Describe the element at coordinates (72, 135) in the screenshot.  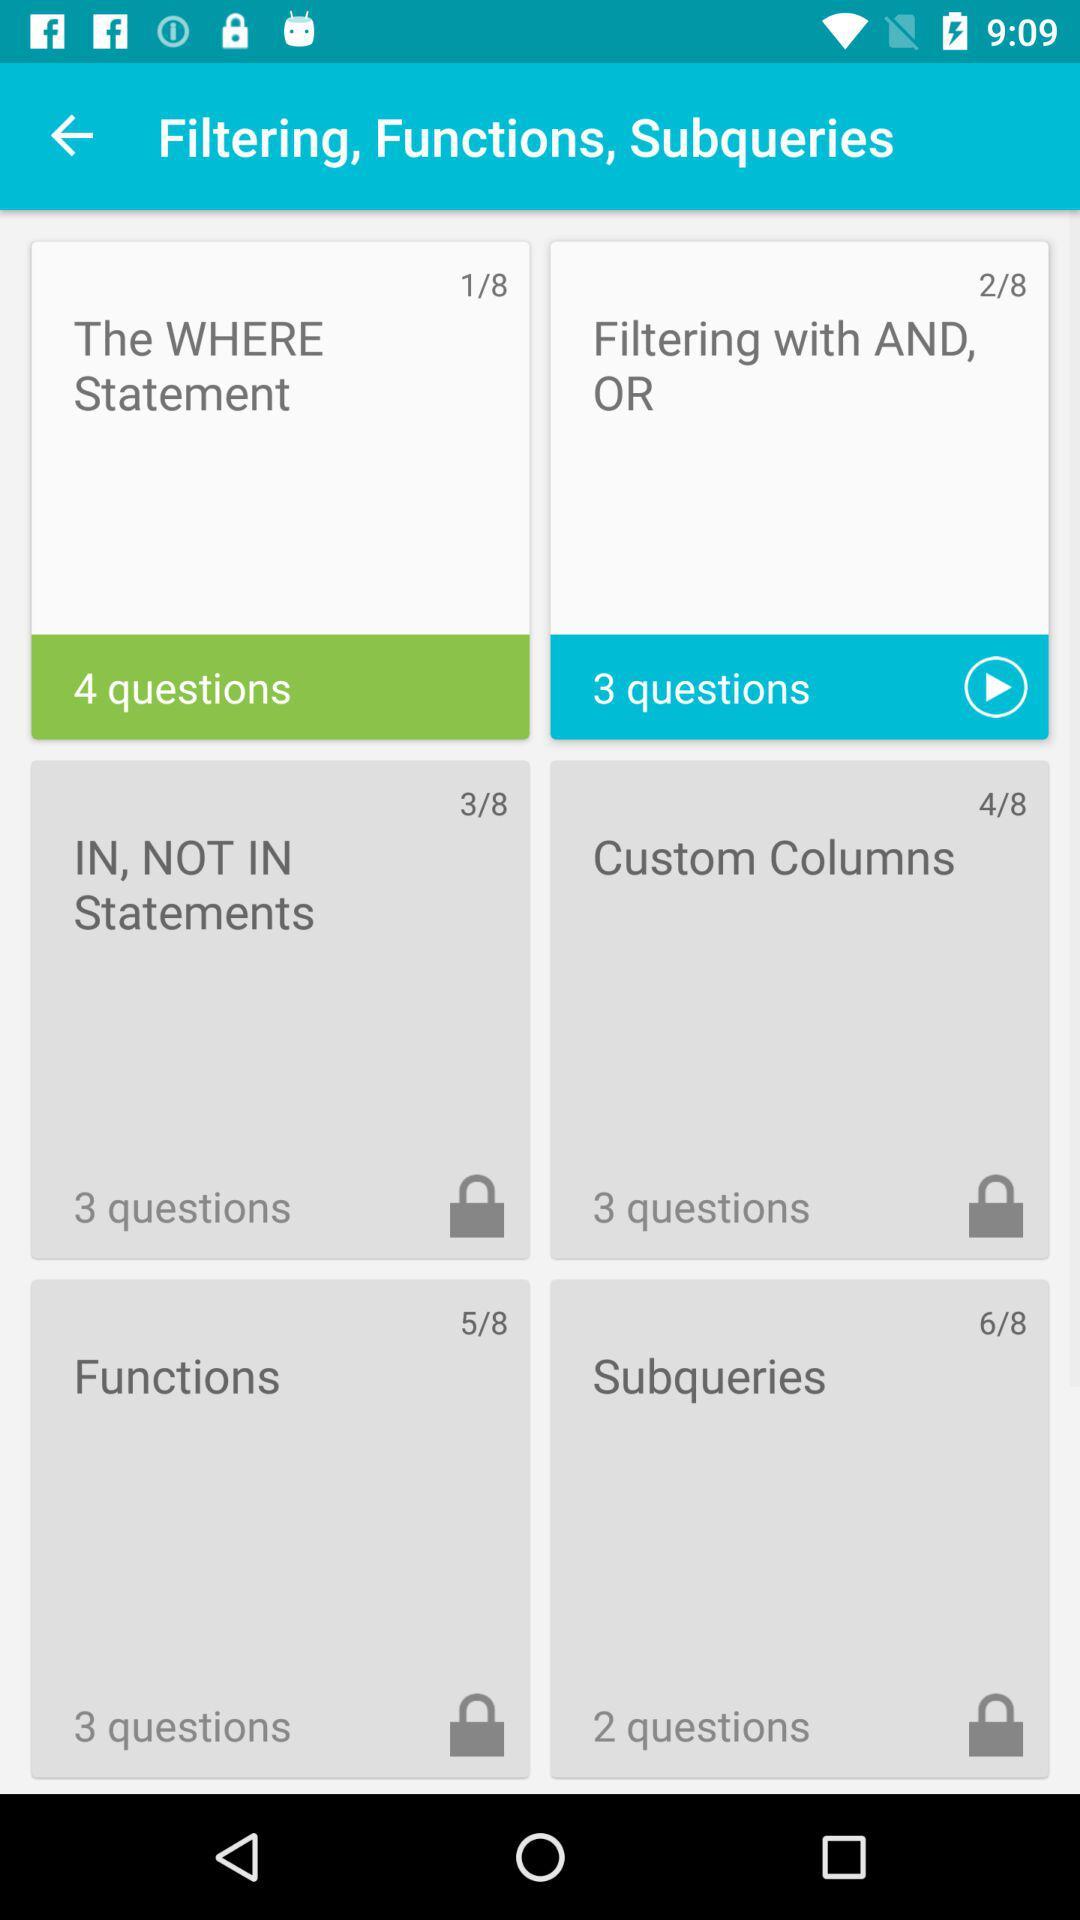
I see `item to the left of the filtering, functions, subqueries item` at that location.